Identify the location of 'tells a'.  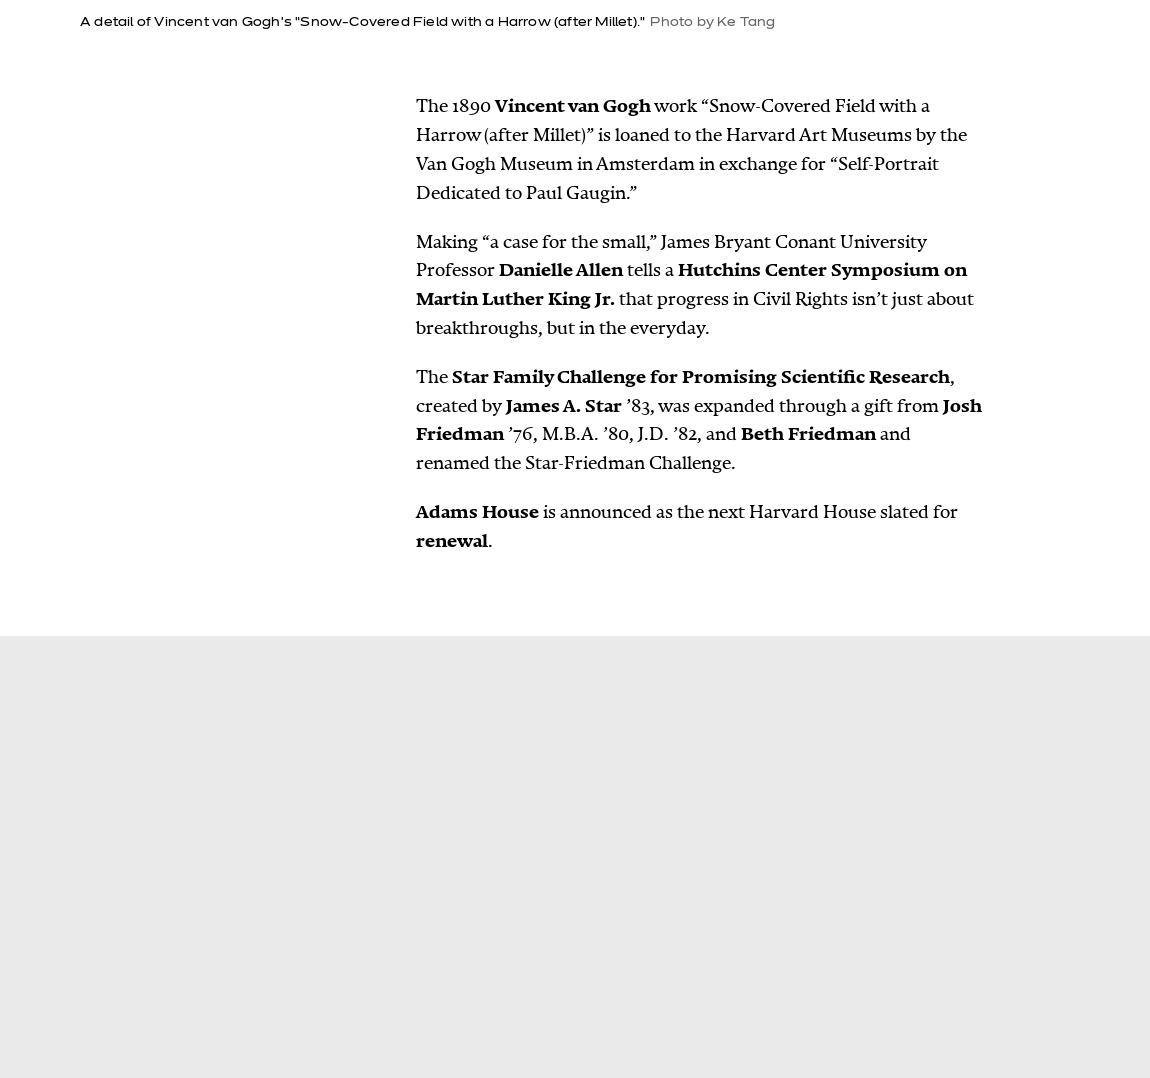
(649, 270).